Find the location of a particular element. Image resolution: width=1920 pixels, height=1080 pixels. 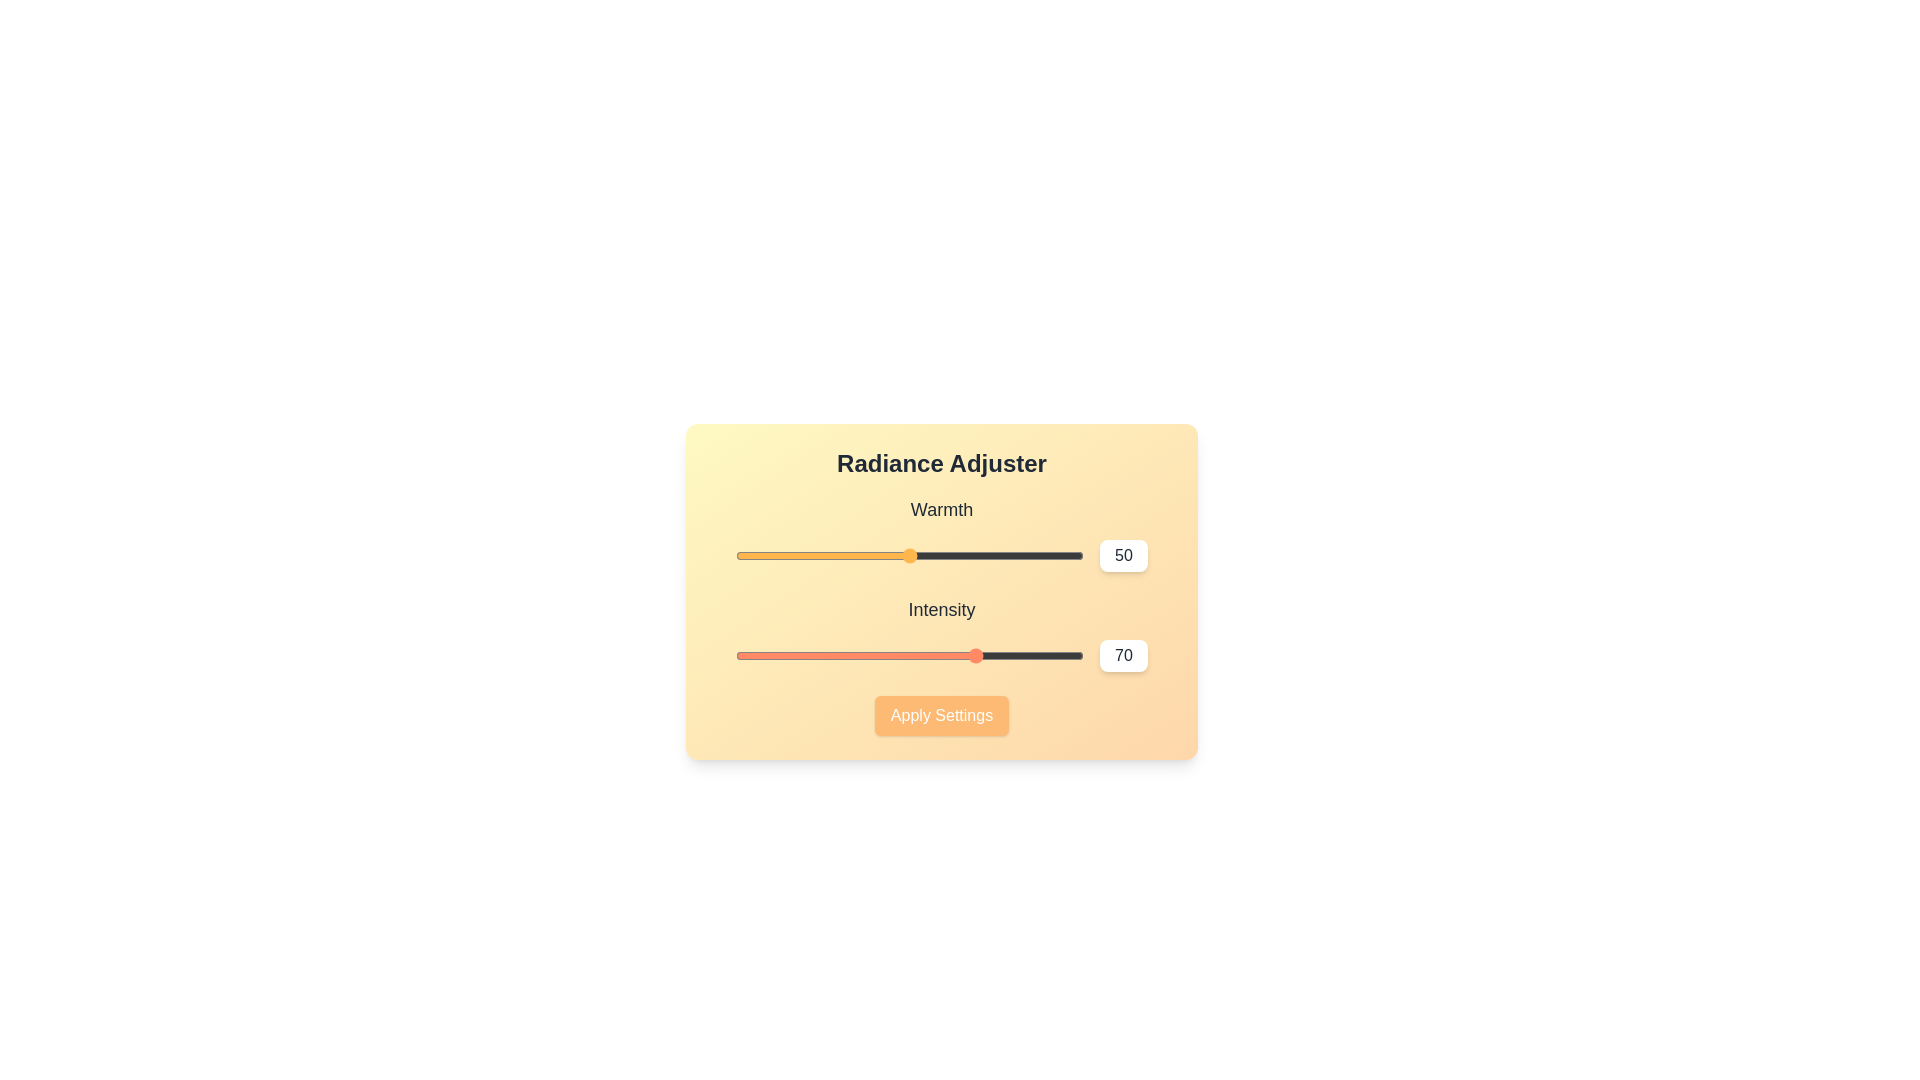

the 'Warmth' slider to 16 is located at coordinates (790, 555).